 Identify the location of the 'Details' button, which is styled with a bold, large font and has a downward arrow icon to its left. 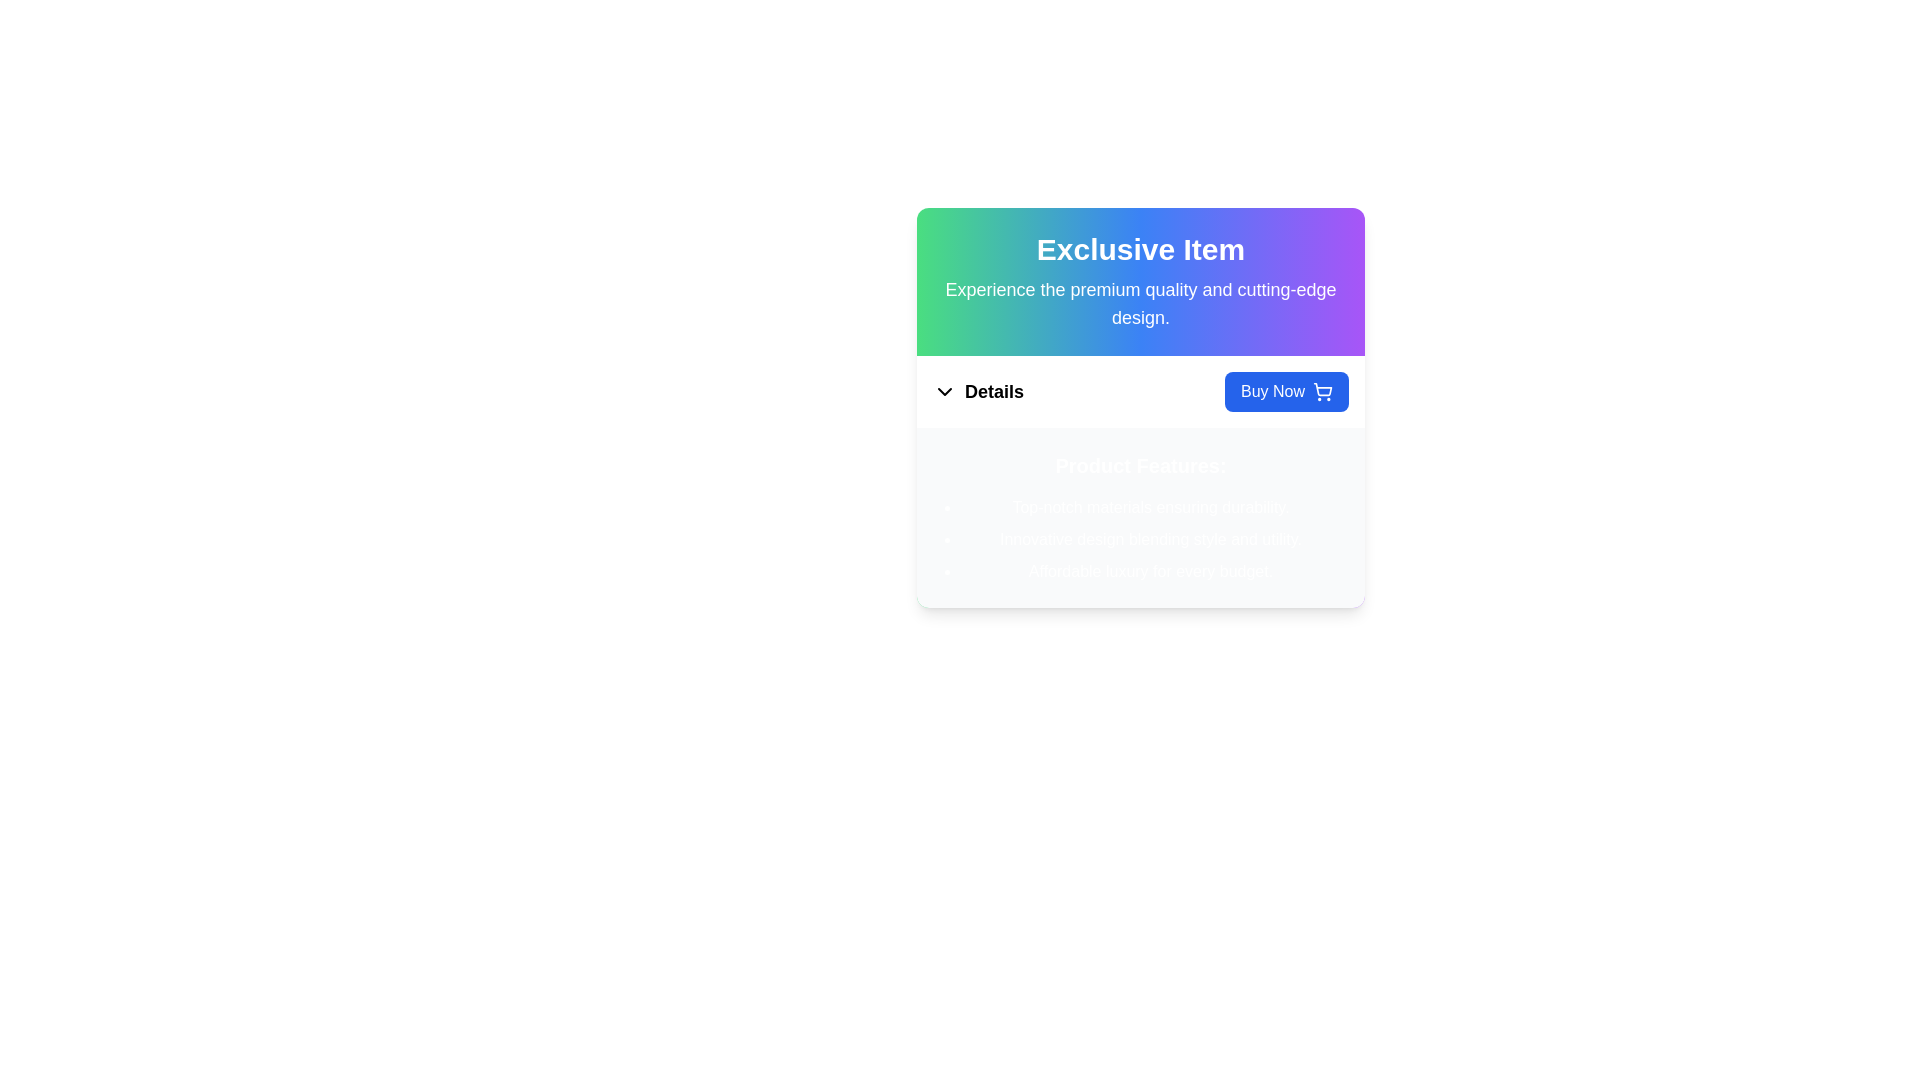
(978, 392).